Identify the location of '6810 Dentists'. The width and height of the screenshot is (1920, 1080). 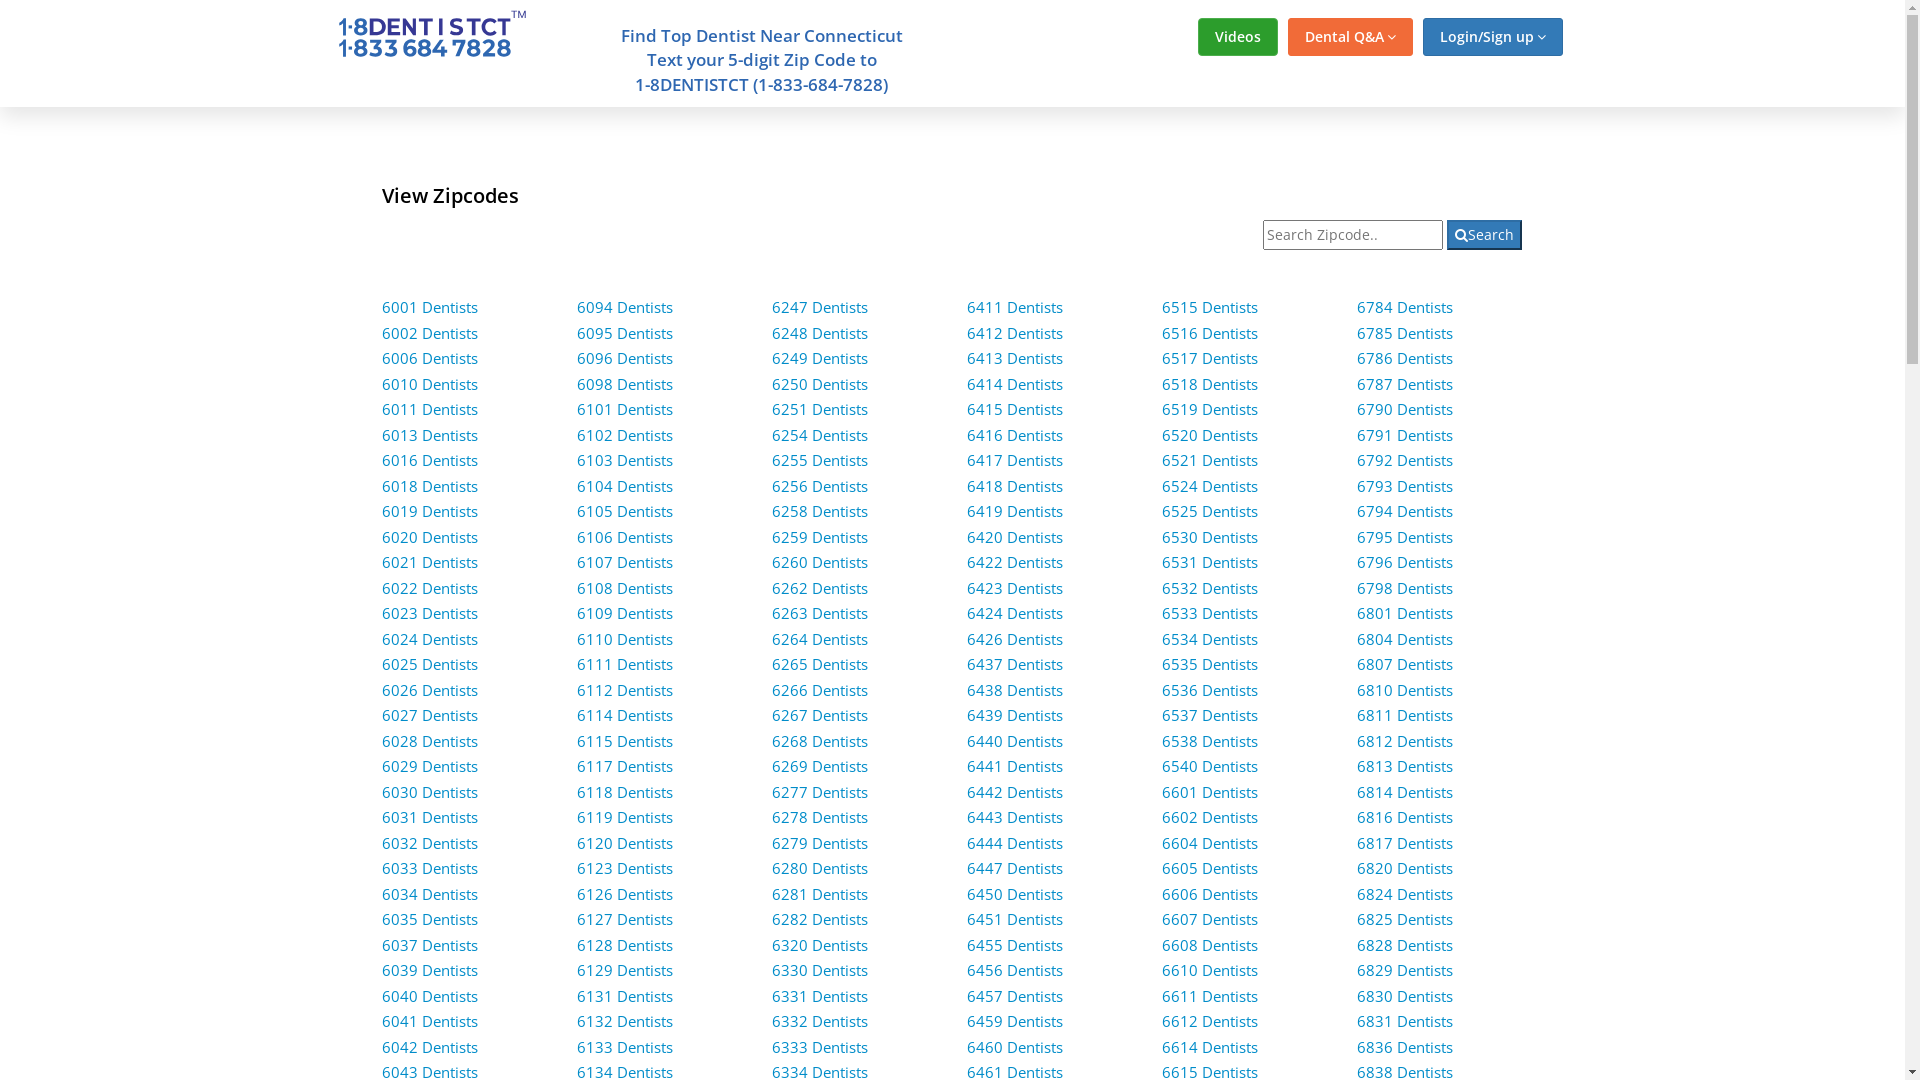
(1404, 689).